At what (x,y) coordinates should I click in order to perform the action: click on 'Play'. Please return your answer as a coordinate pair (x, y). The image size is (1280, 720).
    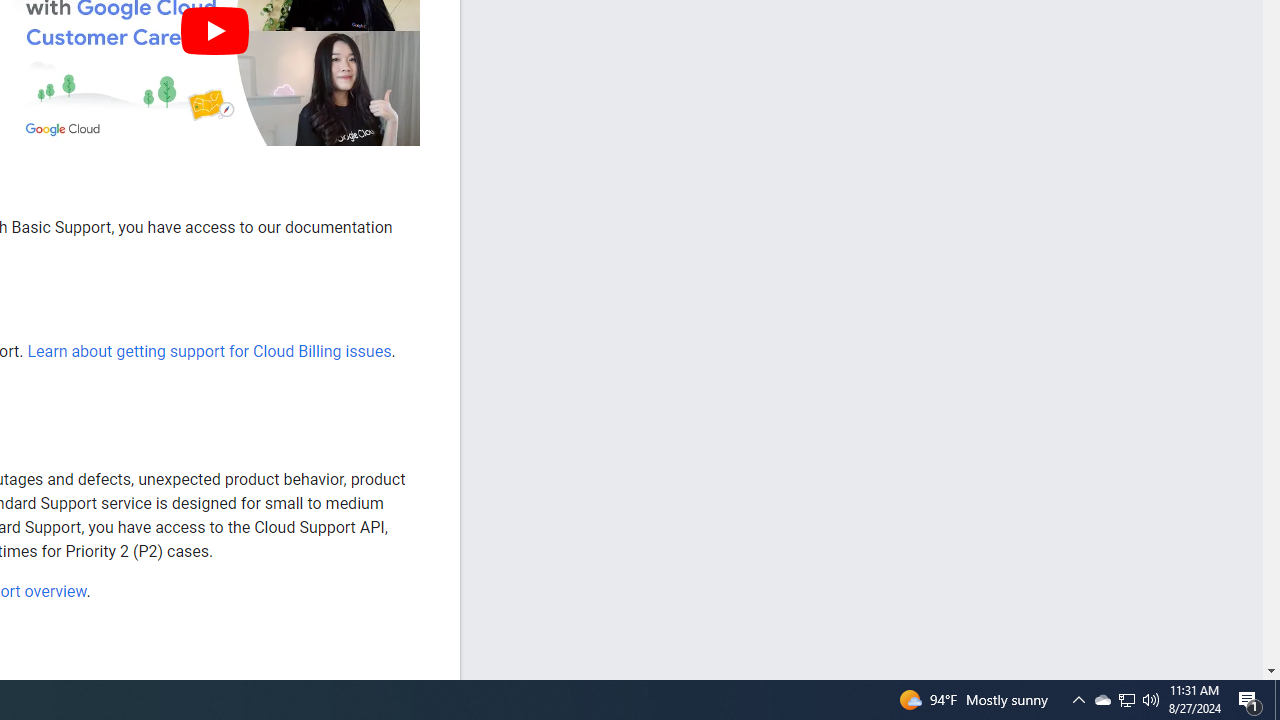
    Looking at the image, I should click on (215, 30).